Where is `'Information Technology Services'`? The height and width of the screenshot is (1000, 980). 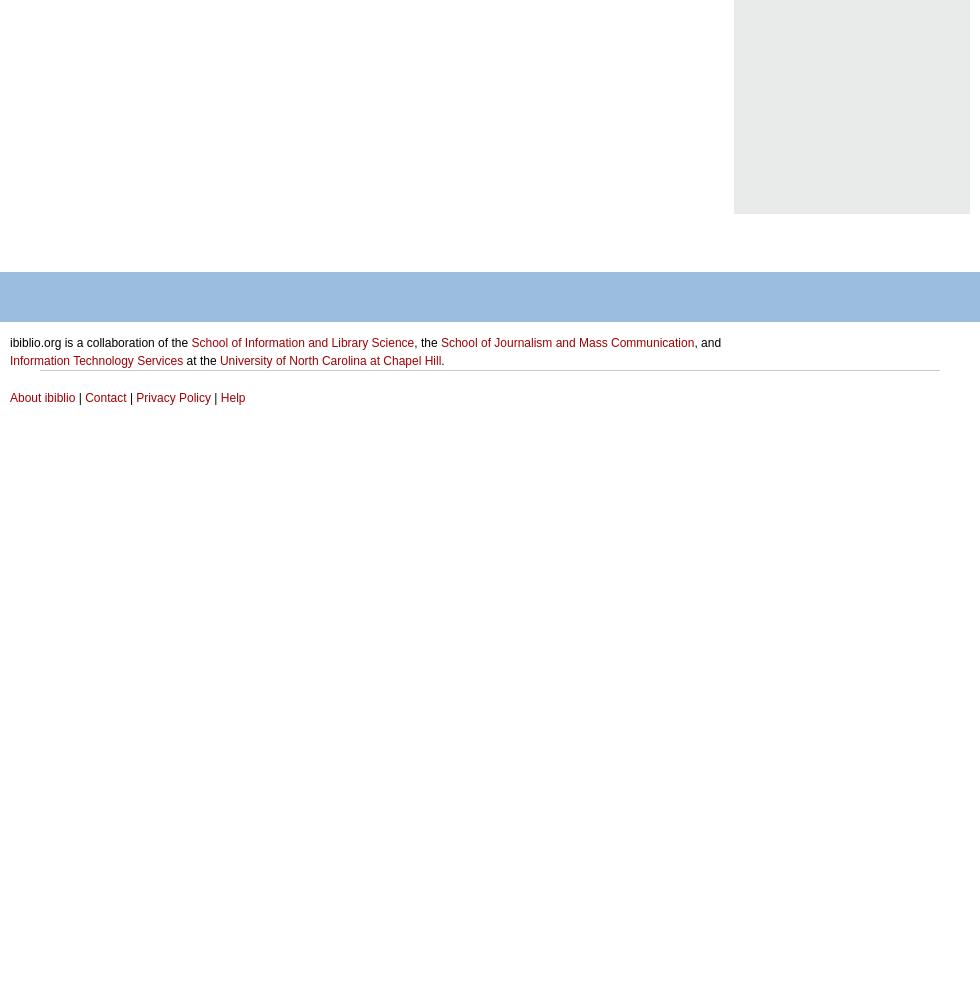 'Information Technology Services' is located at coordinates (96, 360).